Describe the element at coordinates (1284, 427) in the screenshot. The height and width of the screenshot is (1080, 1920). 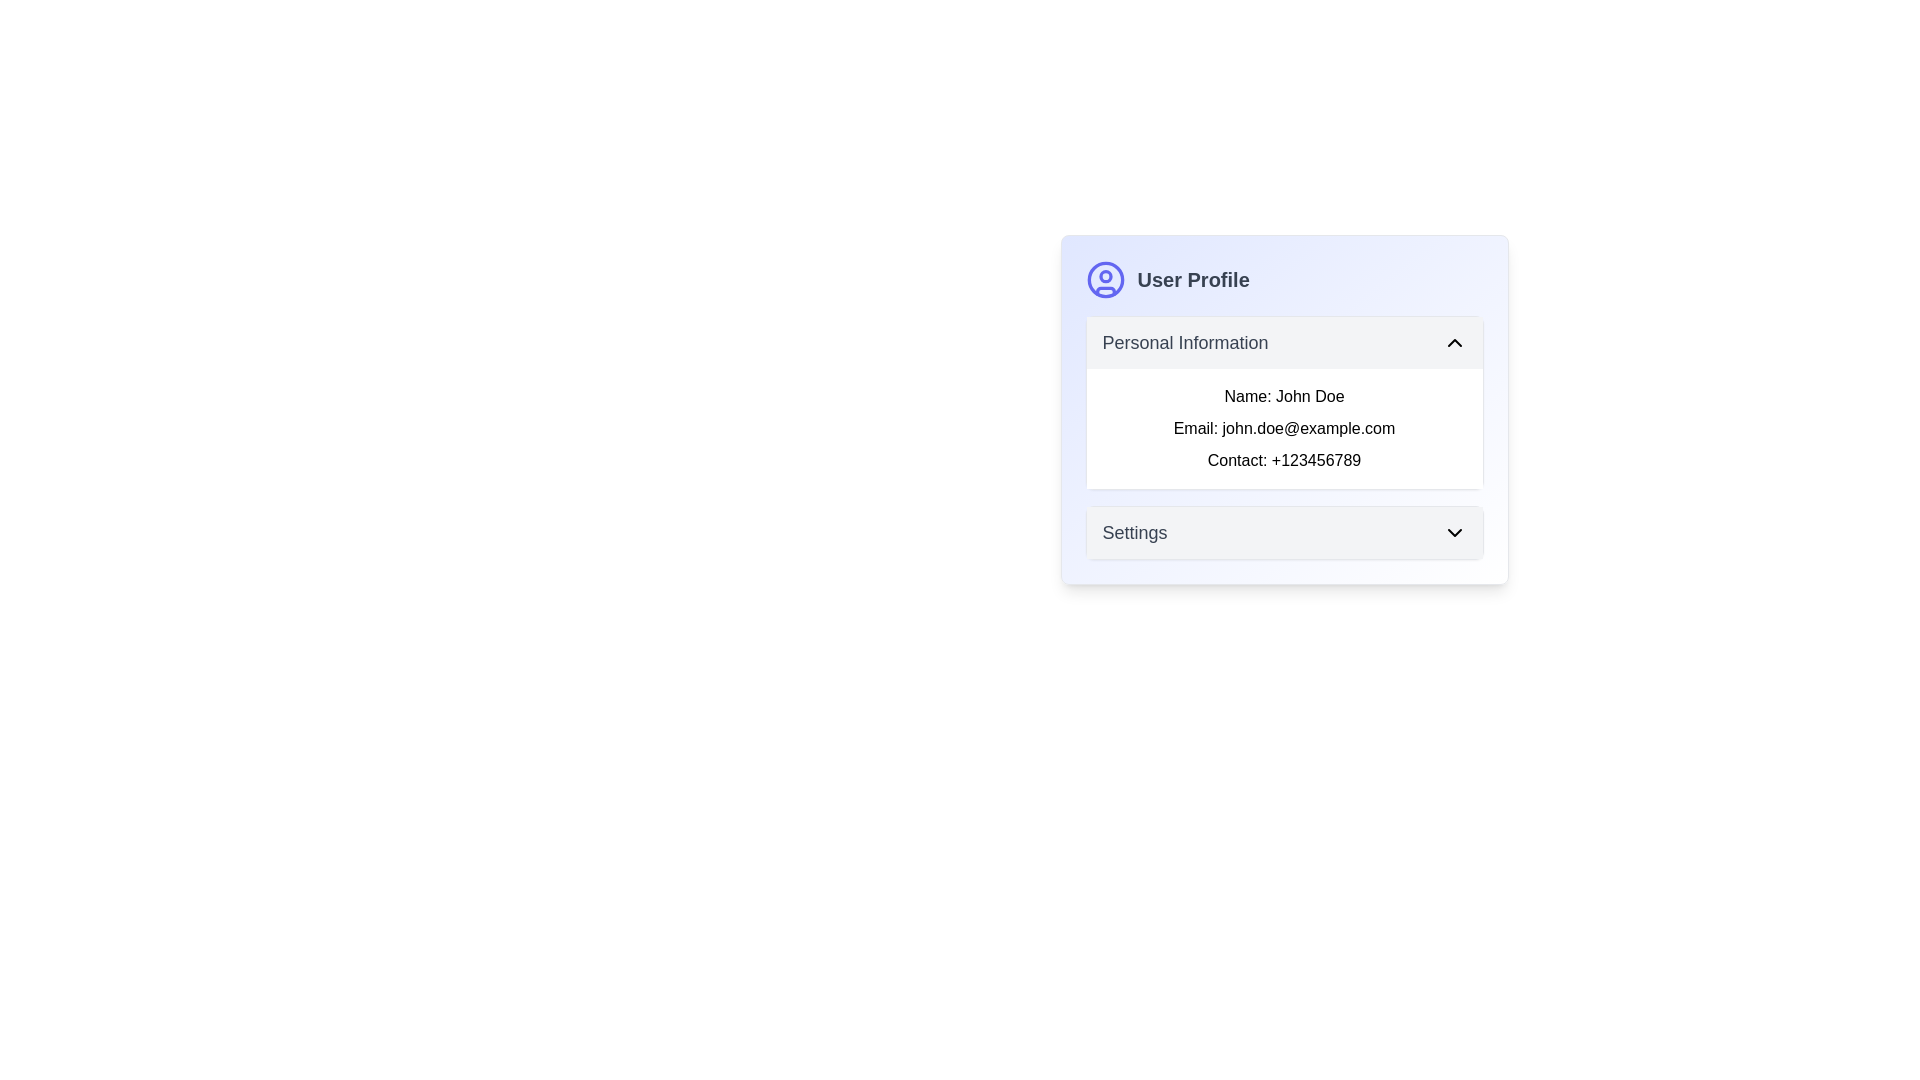
I see `the email address text label in the 'Personal Information' section, which is positioned below 'Name: John Doe' and above 'Contact: +123456789'` at that location.